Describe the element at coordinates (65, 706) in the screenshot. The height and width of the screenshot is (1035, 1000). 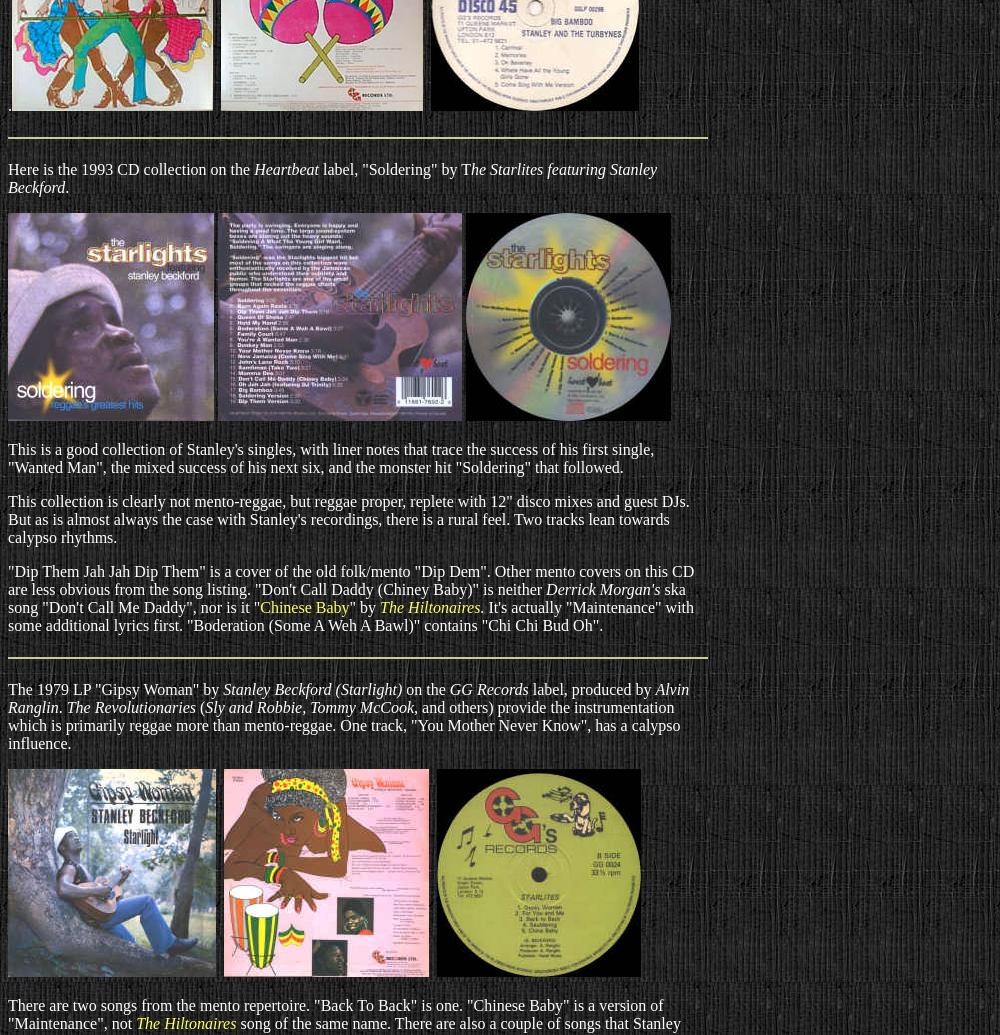
I see `'The Revolutionaries'` at that location.